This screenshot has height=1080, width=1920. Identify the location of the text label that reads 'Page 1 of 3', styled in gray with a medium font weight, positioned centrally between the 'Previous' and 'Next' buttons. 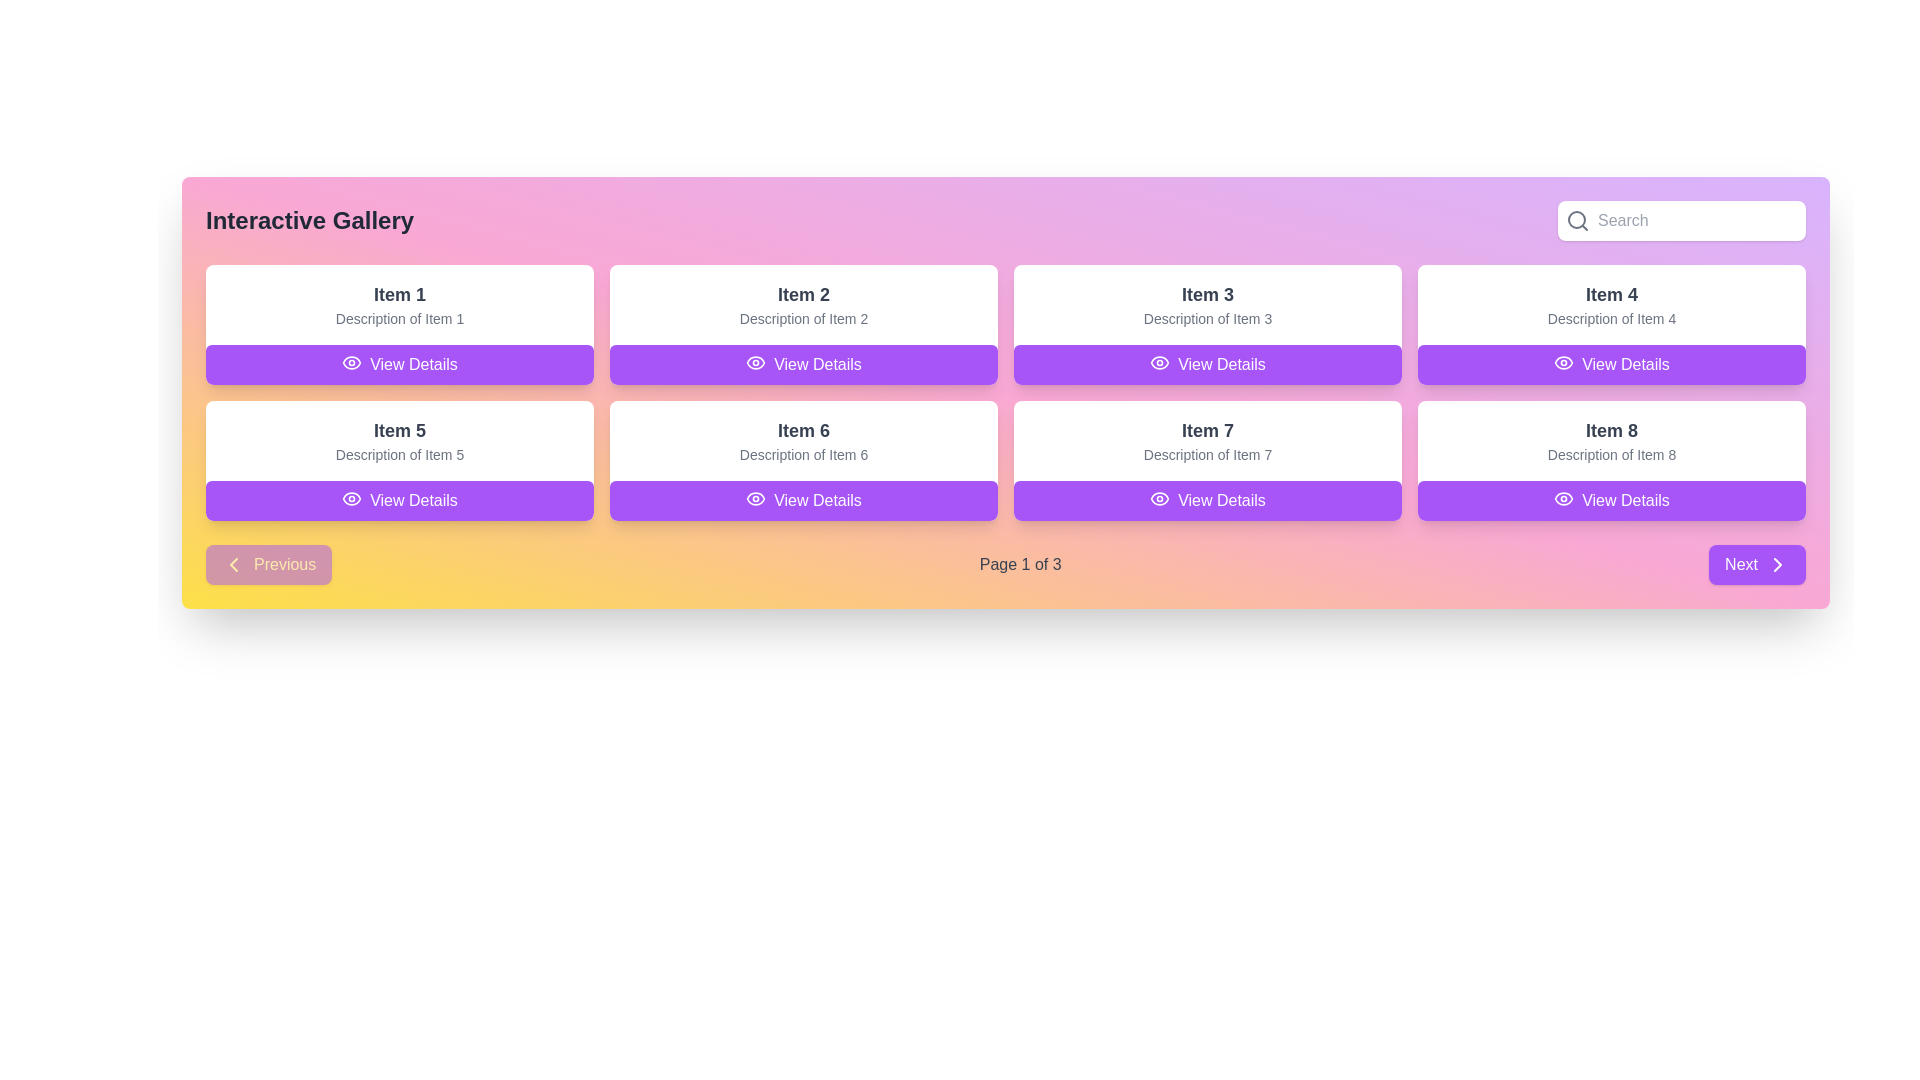
(1020, 564).